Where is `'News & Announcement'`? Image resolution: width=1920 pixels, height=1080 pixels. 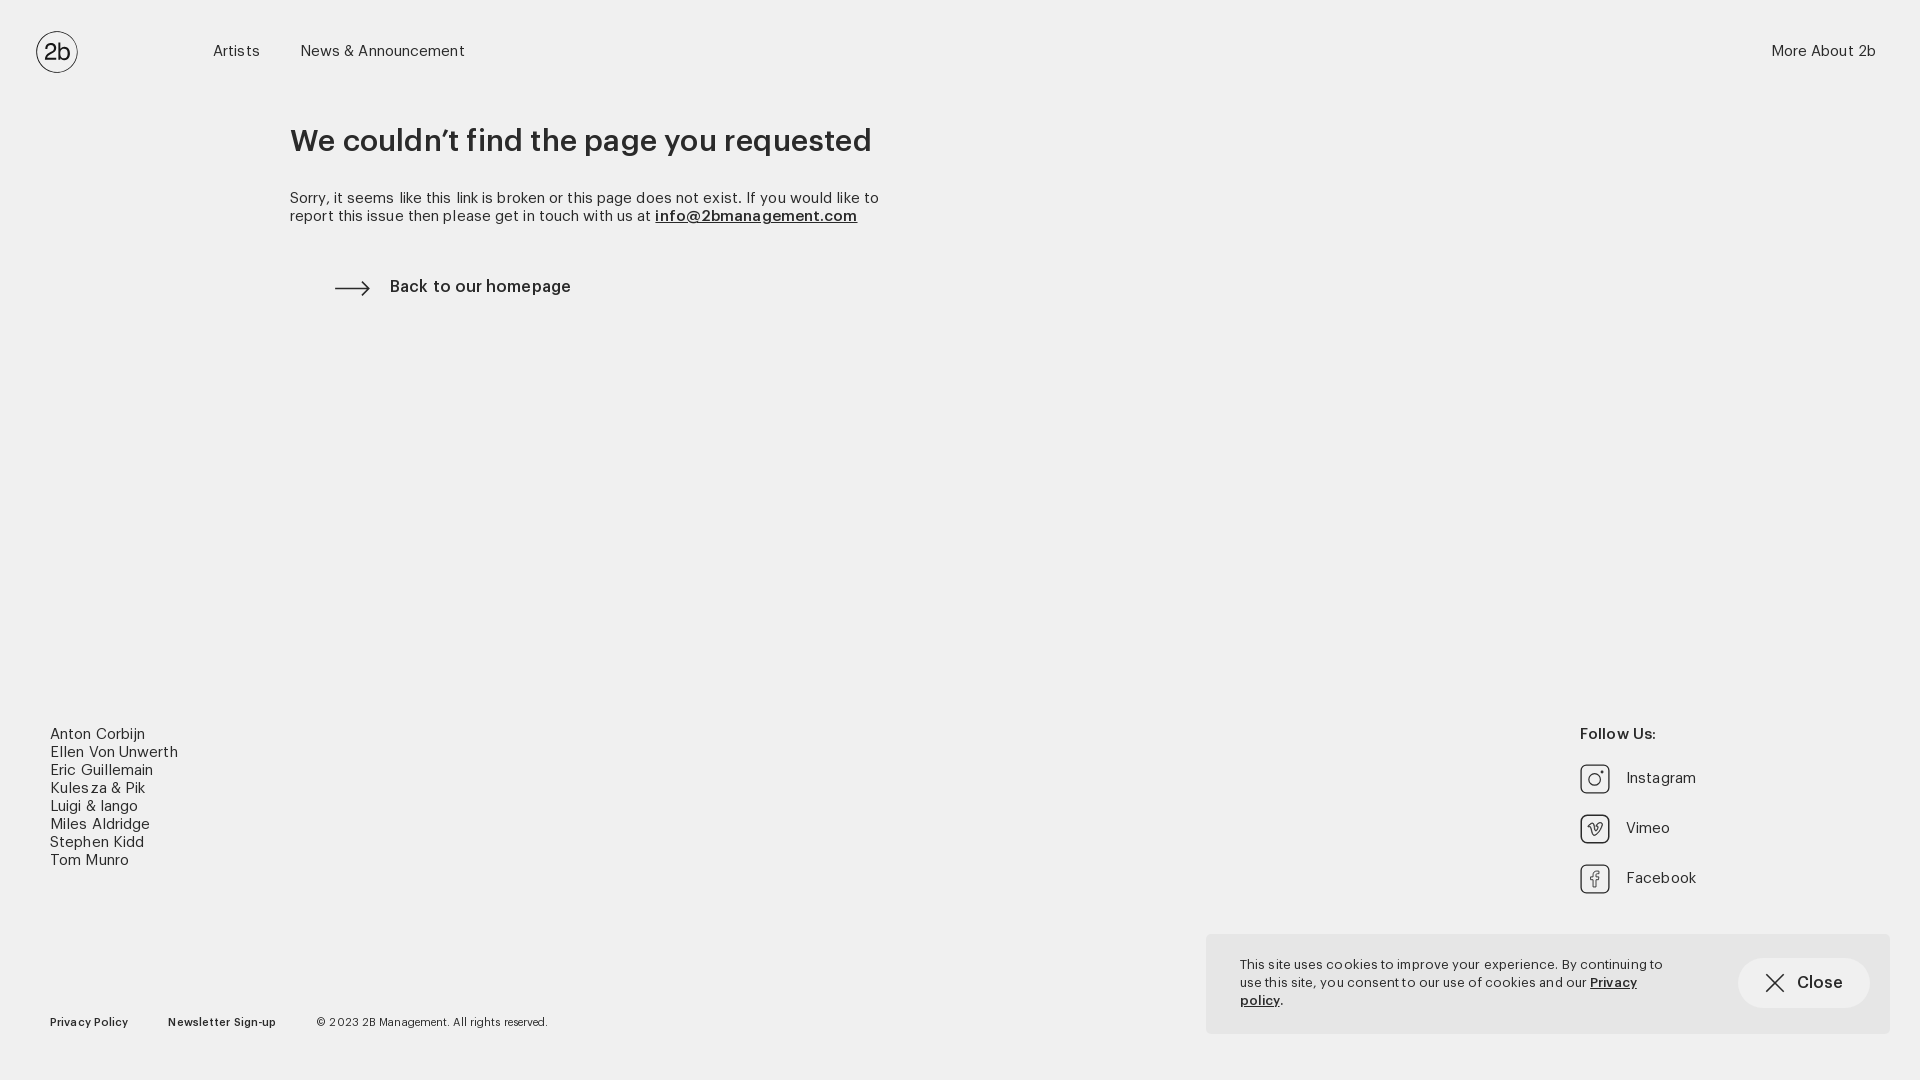 'News & Announcement' is located at coordinates (382, 50).